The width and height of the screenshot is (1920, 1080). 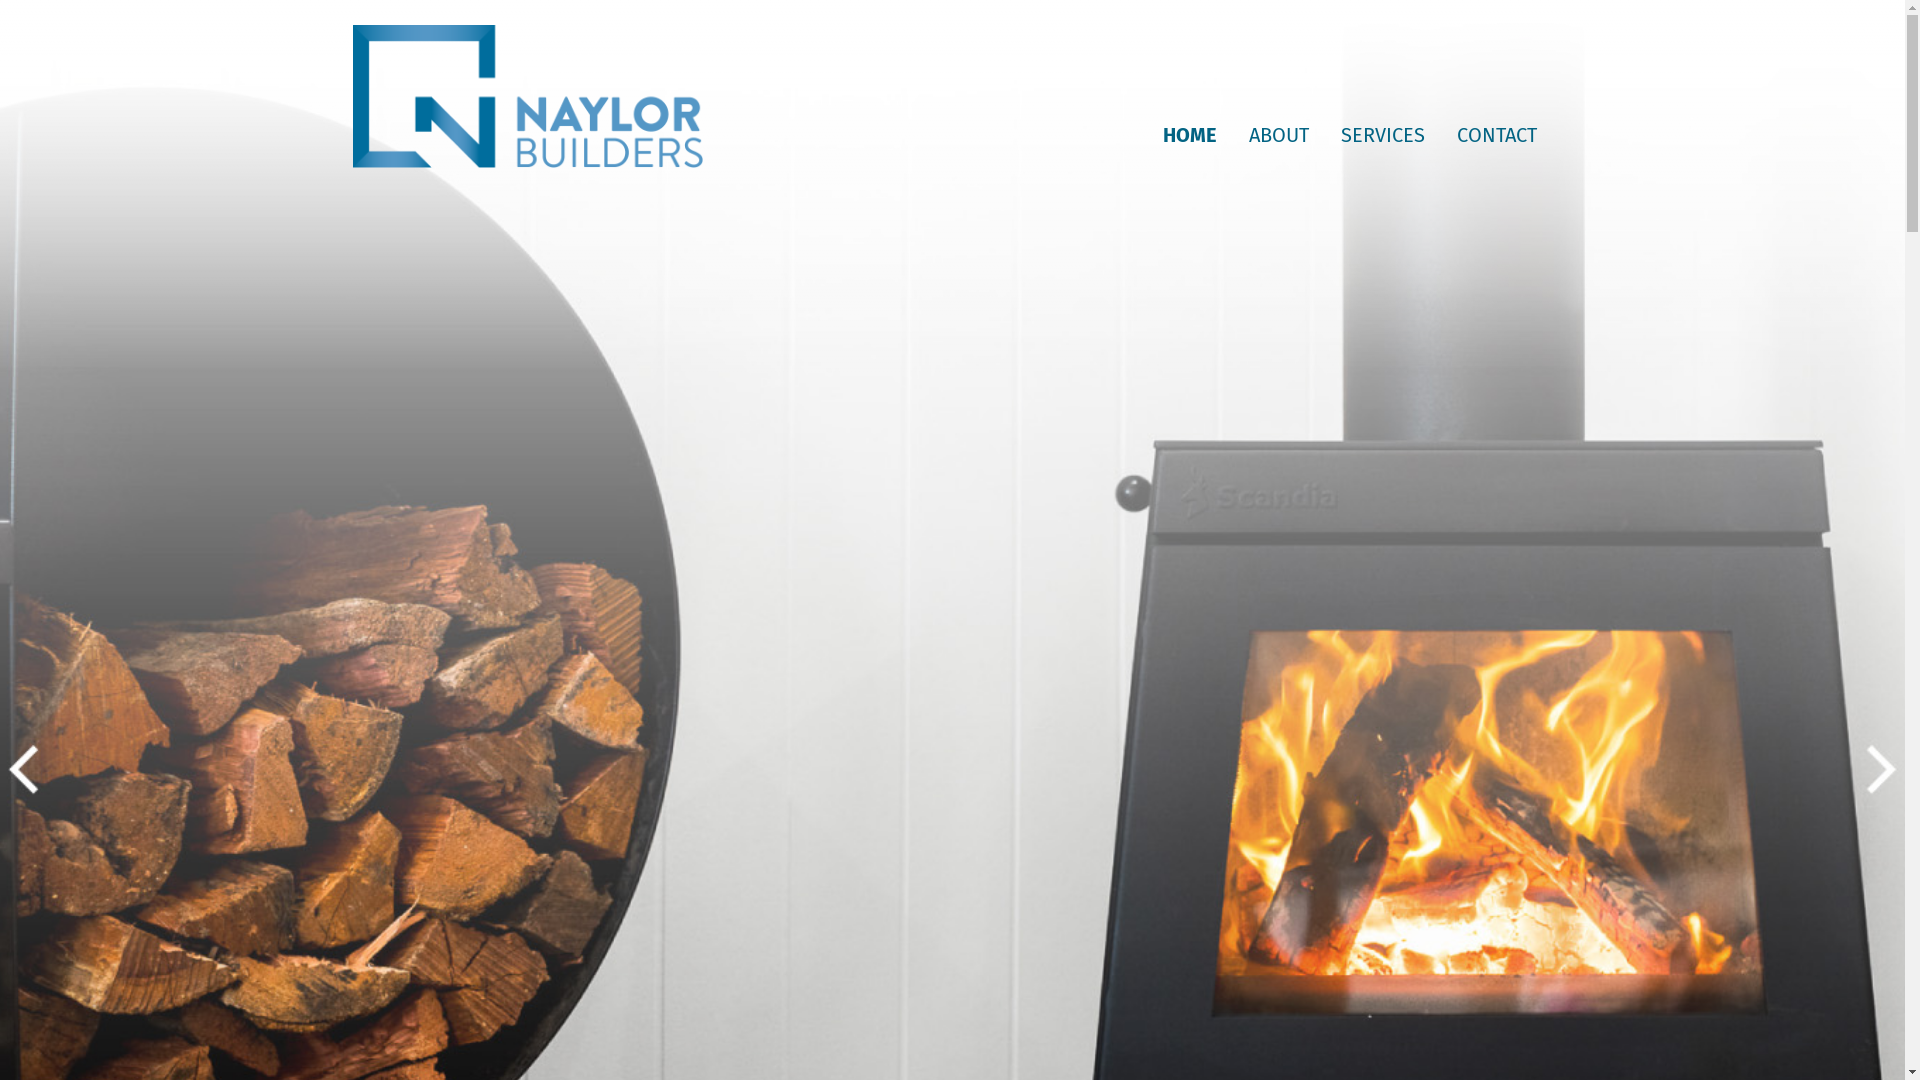 I want to click on 'HOME', so click(x=1189, y=134).